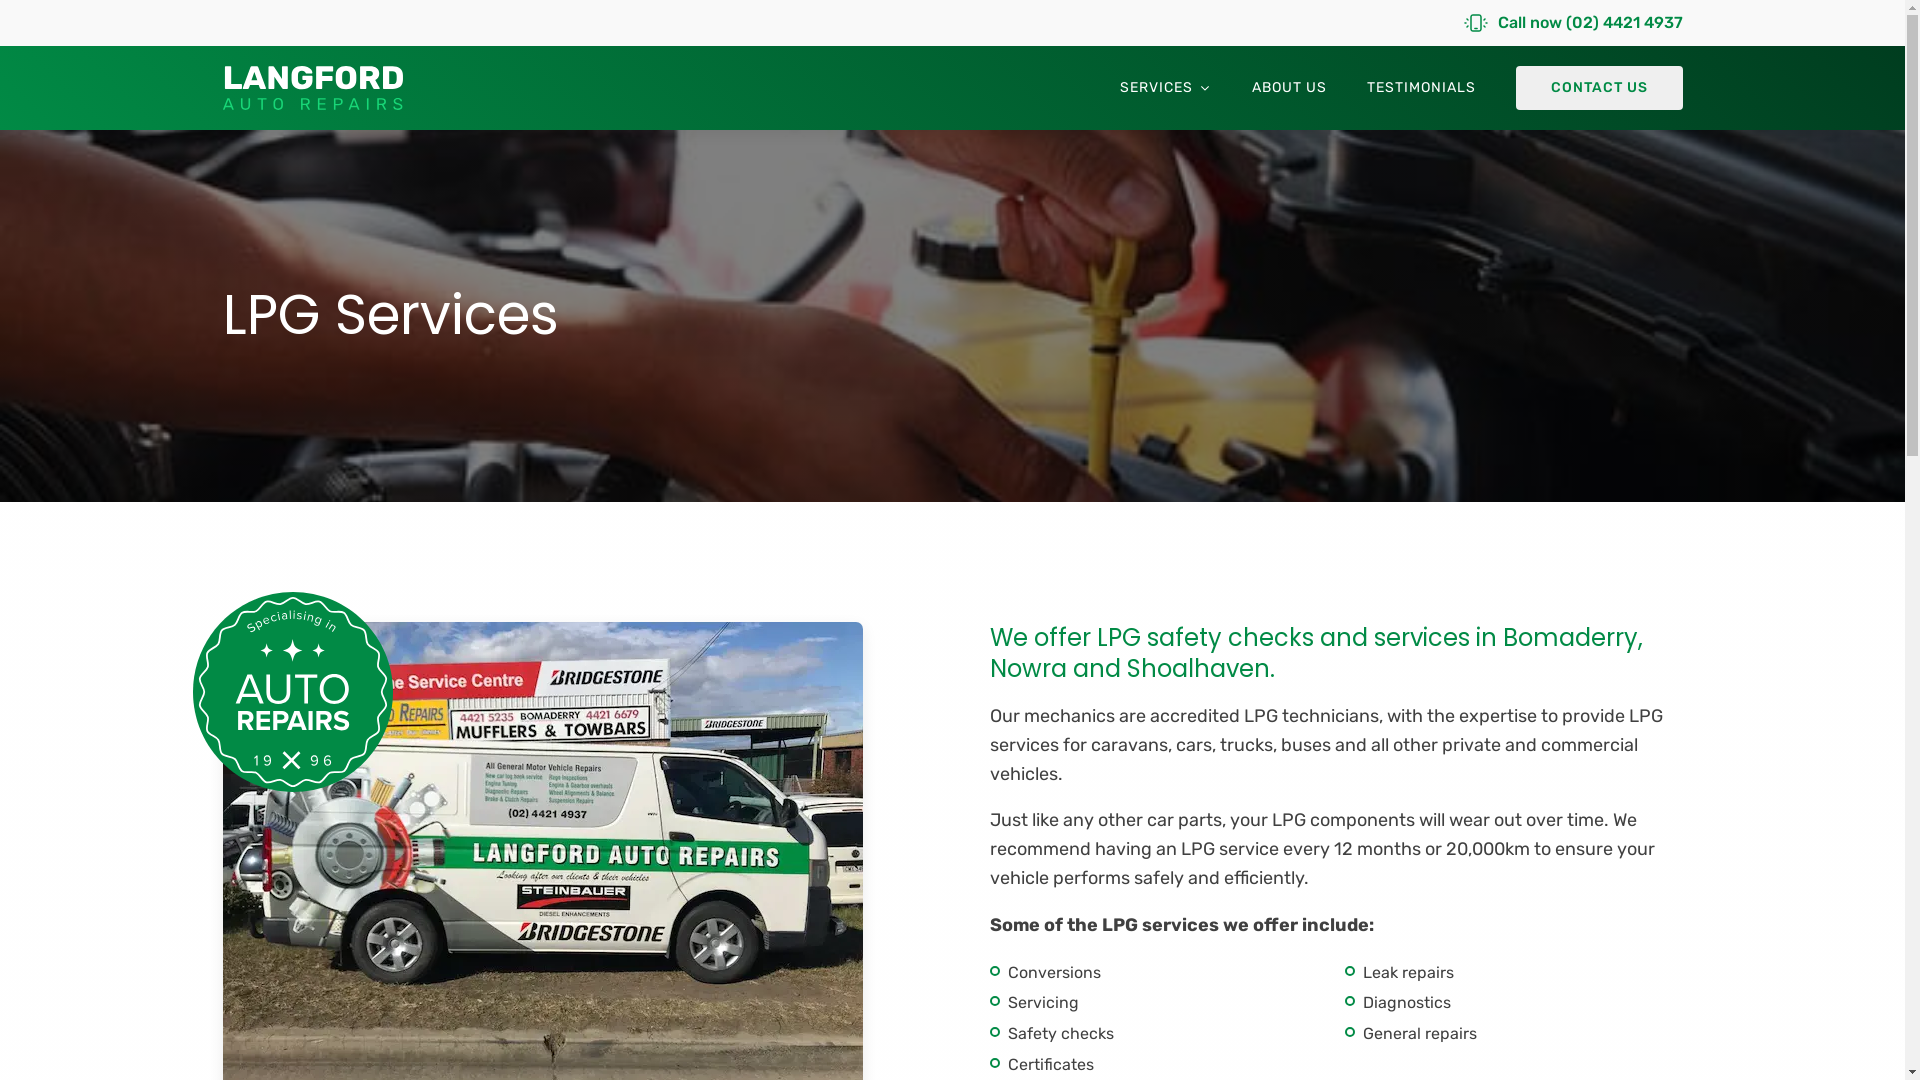 This screenshot has width=1920, height=1080. What do you see at coordinates (1598, 87) in the screenshot?
I see `'CONTACT US'` at bounding box center [1598, 87].